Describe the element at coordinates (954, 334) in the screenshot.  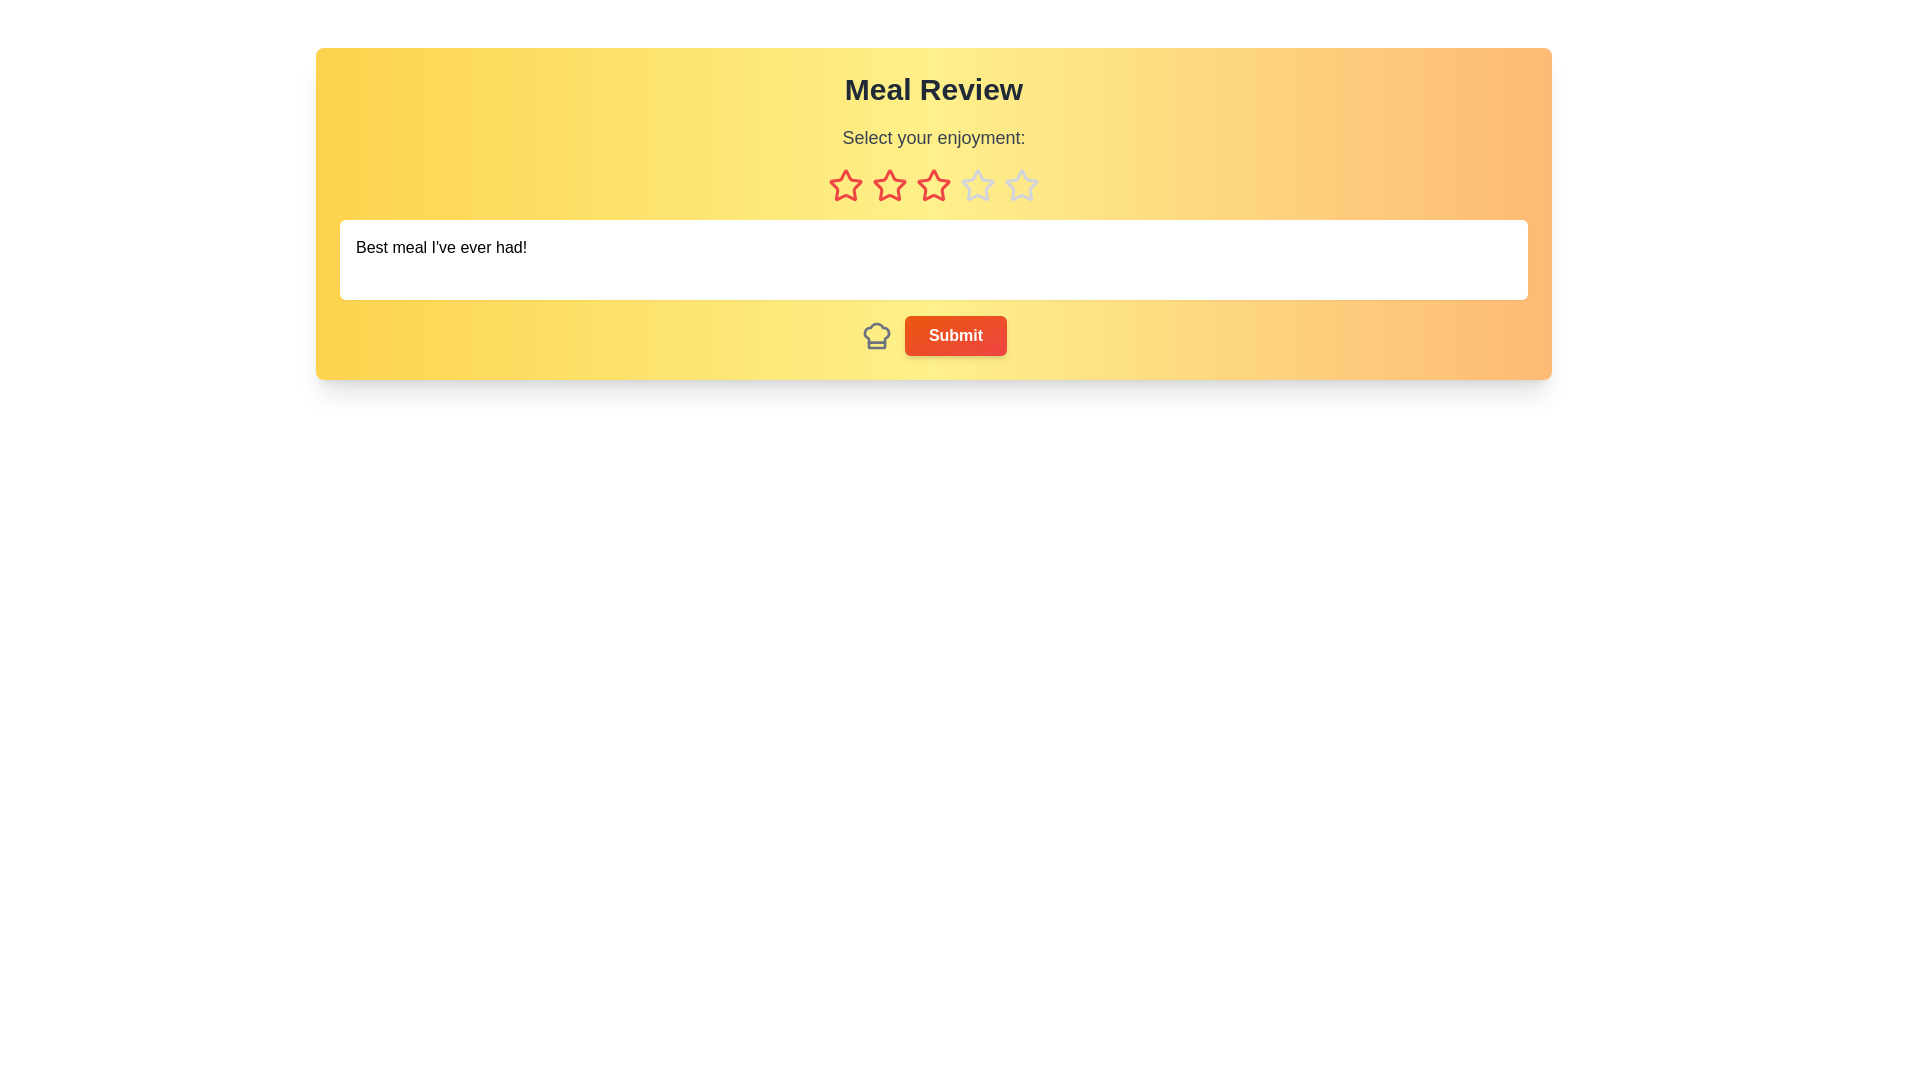
I see `the 'Submit' button, which is a modern rectangular button with rounded corners, featuring a gradient background from orange to red and bold white text, located in the lower section of the interface` at that location.